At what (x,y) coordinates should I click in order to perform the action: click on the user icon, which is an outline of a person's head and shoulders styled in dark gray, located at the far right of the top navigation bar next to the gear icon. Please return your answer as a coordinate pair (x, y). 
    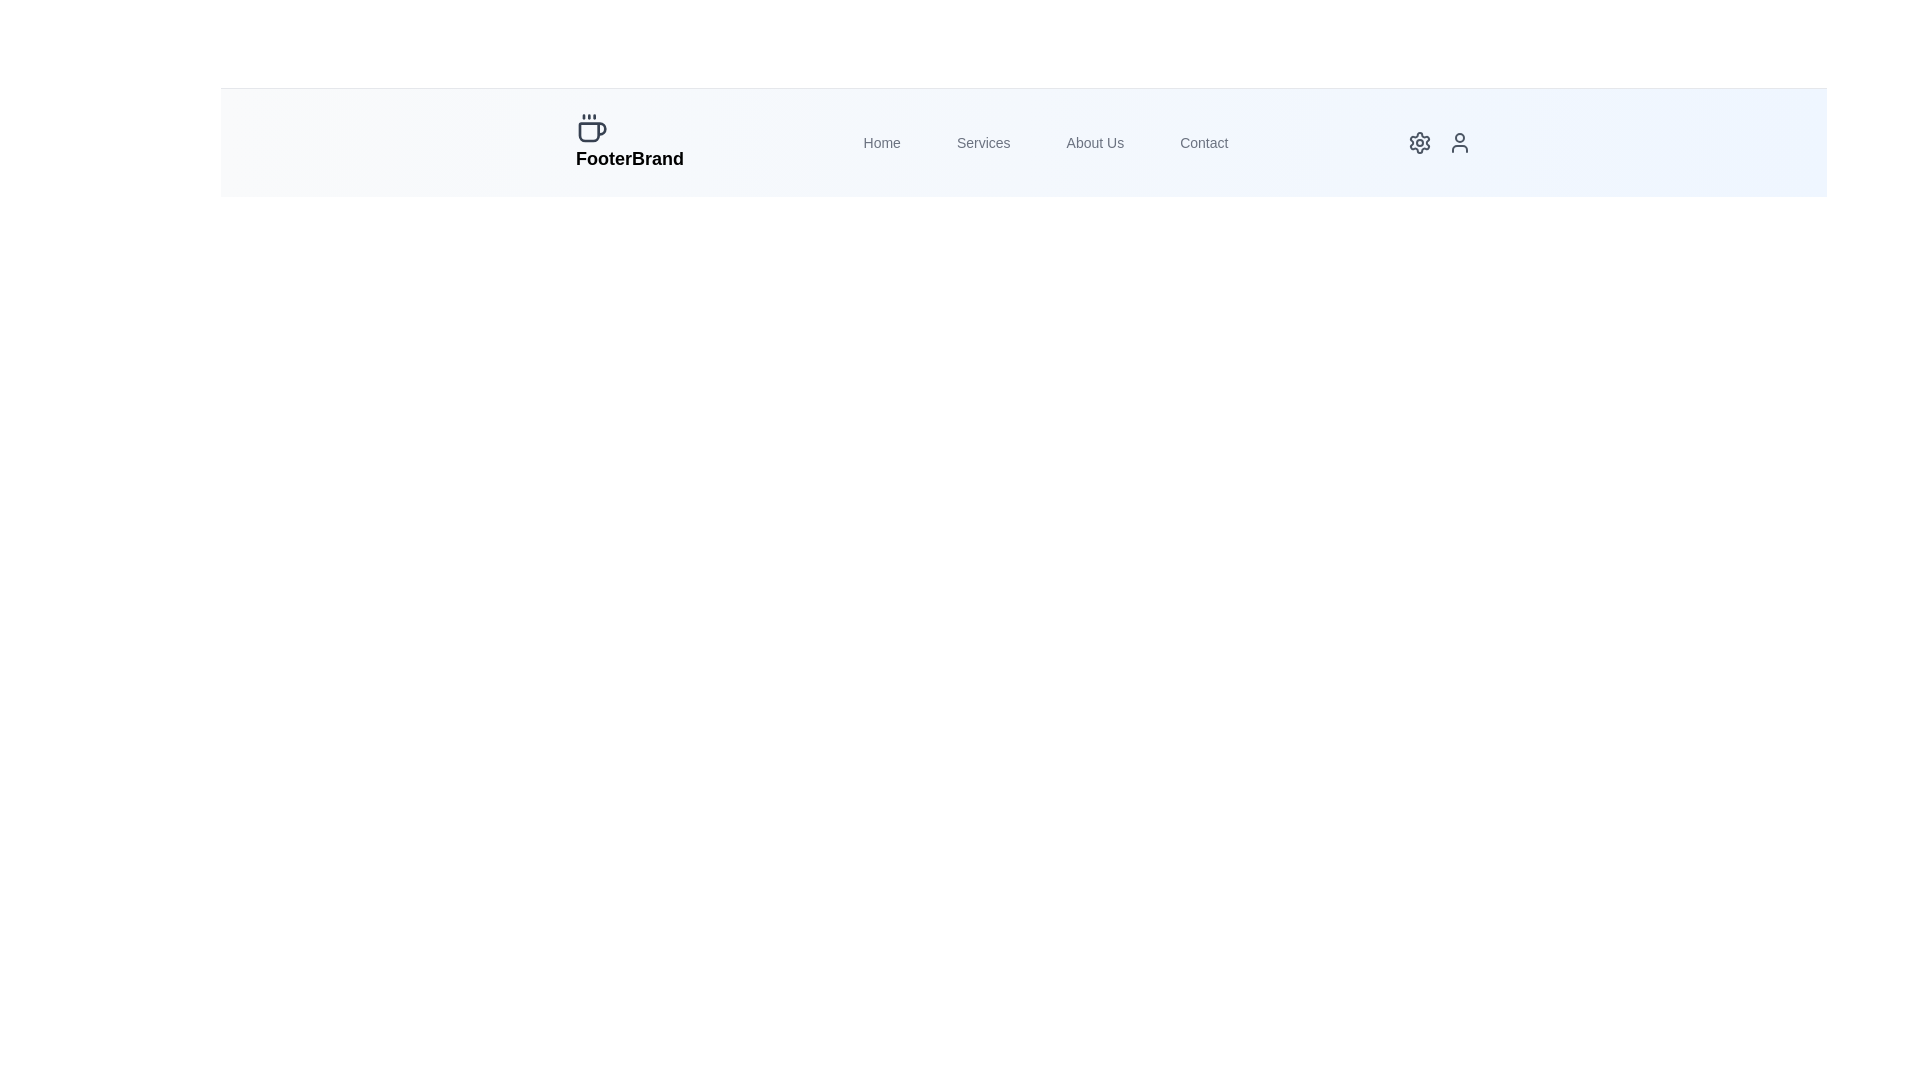
    Looking at the image, I should click on (1459, 141).